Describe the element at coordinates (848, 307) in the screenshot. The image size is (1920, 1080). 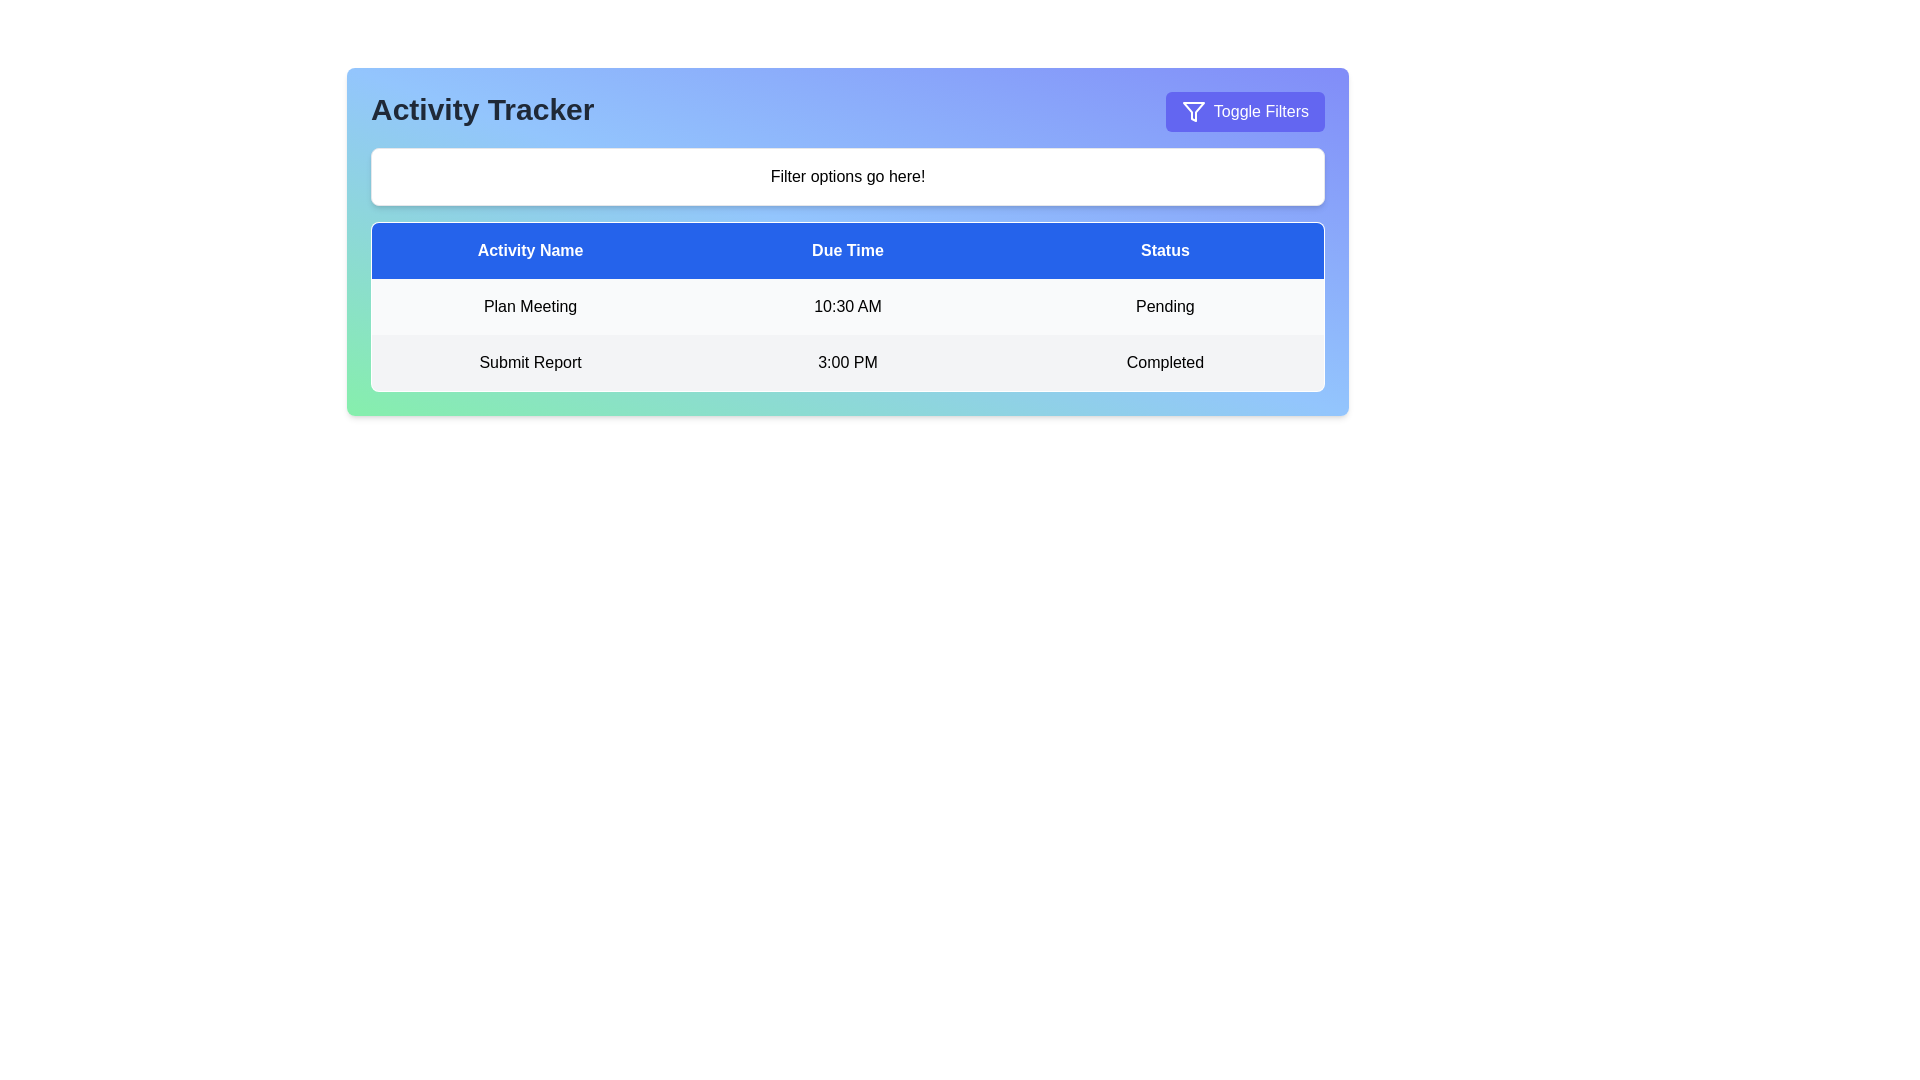
I see `the Text label displaying the due time for the corresponding activity in the table, located in the second column of the first row, aligned with the 'Due Time' header cell` at that location.